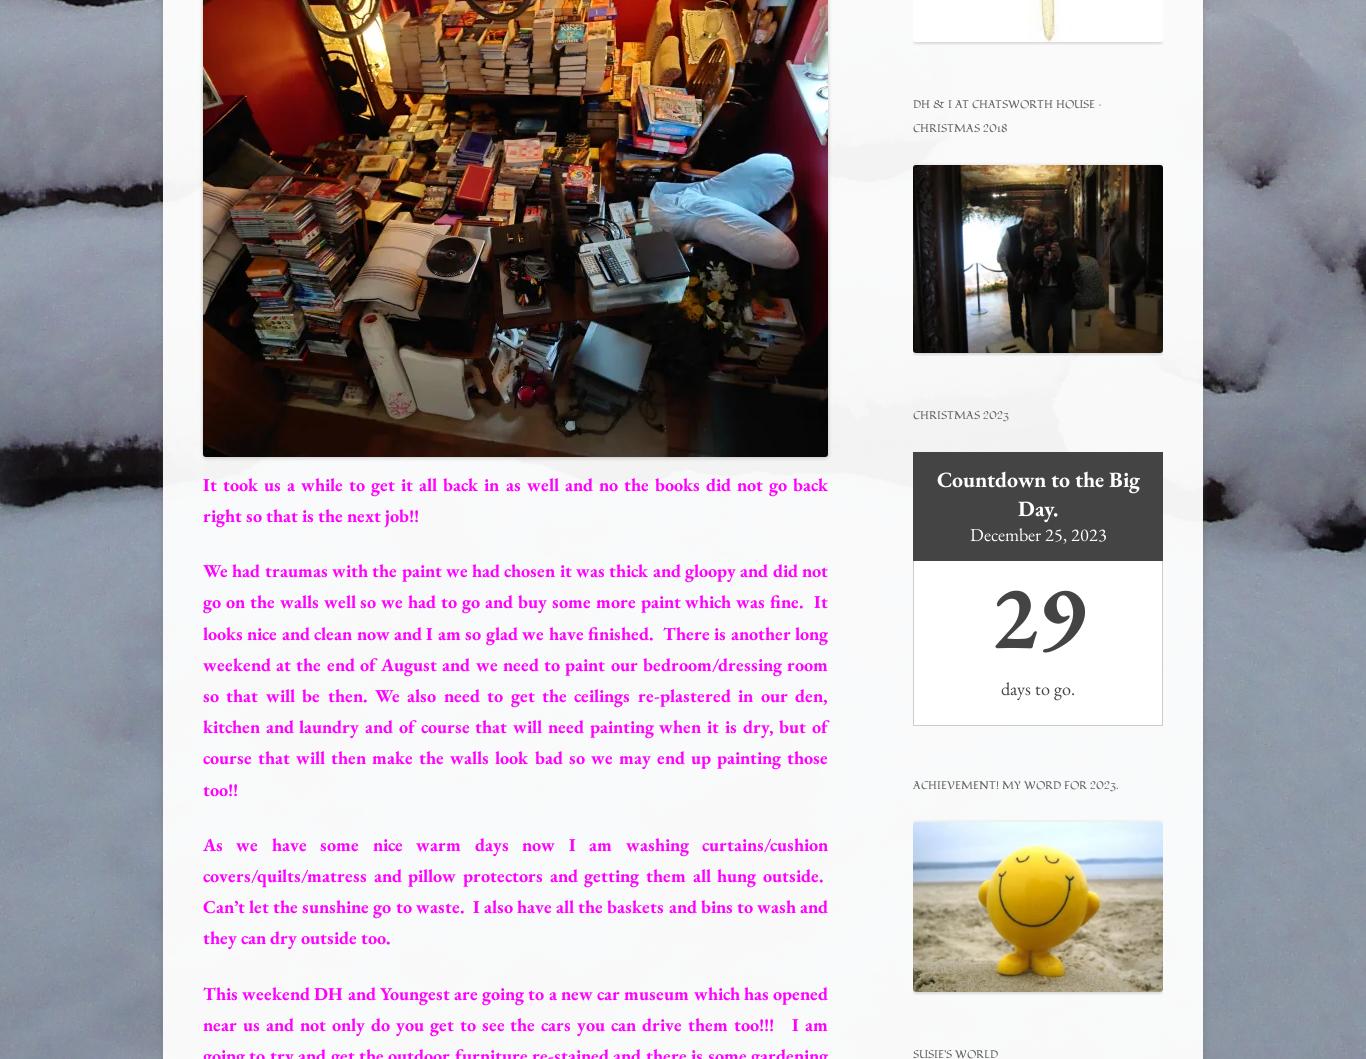 The width and height of the screenshot is (1366, 1059). I want to click on 'We had traumas with the paint we had chosen it was thick and gloopy and did not go on the walls well so we had to go and buy some more paint which was fine.  It looks nice and clean now and I am so glad we have finished.  There is another long weekend at the end of August and we need to paint our bedroom/dressing room so that will be then. We also need to get the ceilings re-plastered in our den, kitchen and laundry and of course that will need painting when it is dry, but of course that will then make the walls look bad so we may end up painting those too!!', so click(514, 679).